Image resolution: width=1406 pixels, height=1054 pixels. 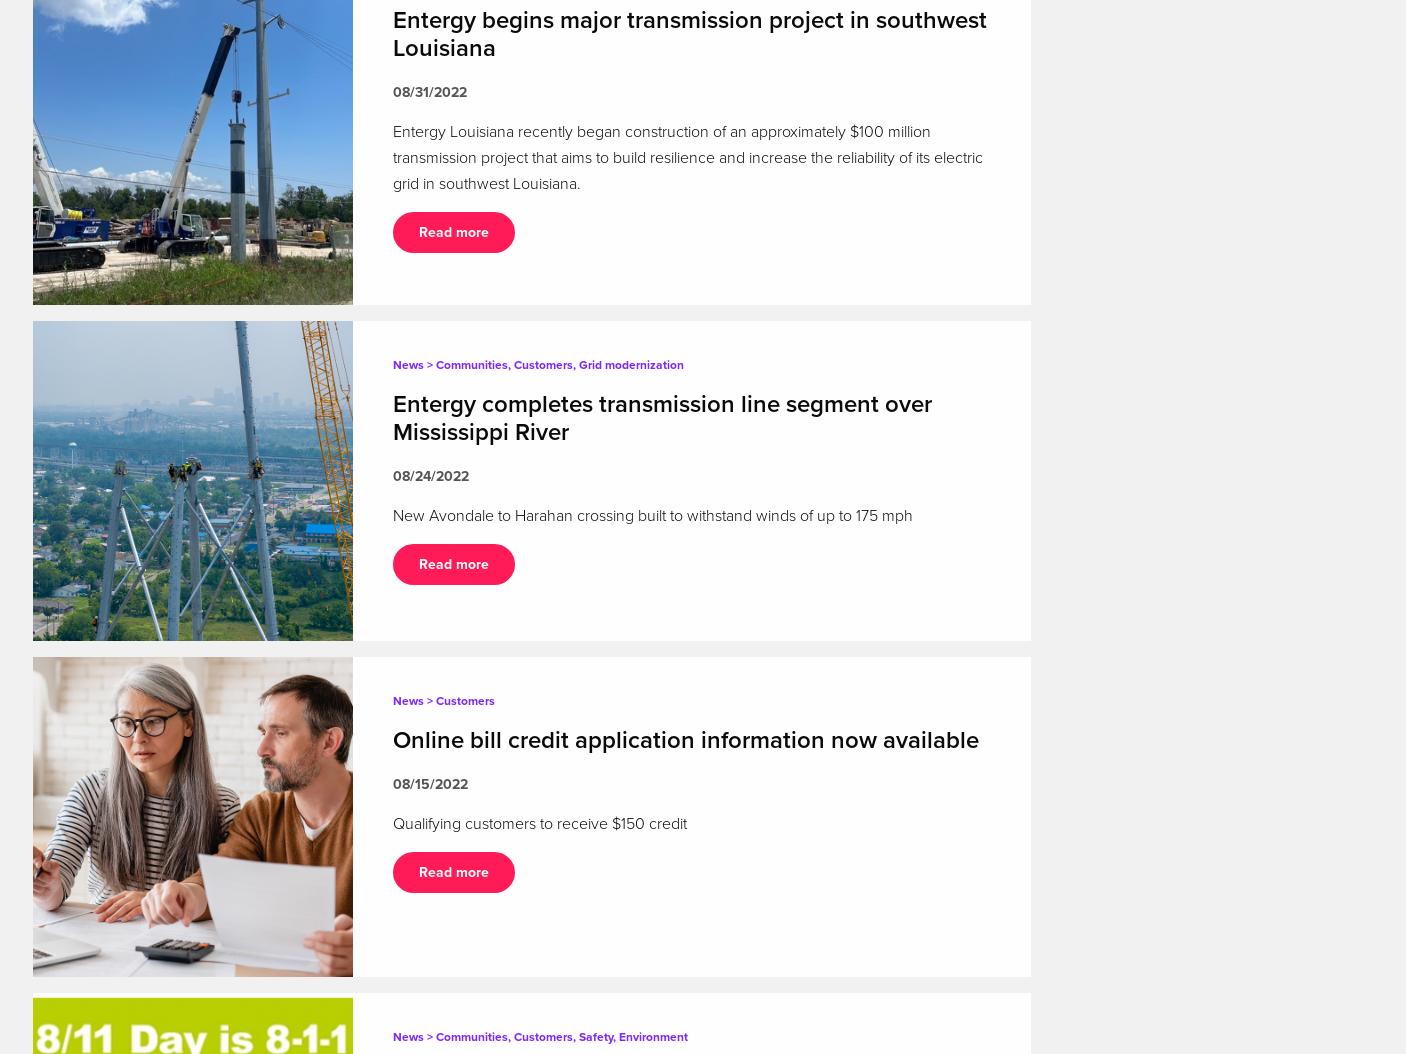 What do you see at coordinates (690, 34) in the screenshot?
I see `'Entergy begins major transmission project in southwest Louisiana'` at bounding box center [690, 34].